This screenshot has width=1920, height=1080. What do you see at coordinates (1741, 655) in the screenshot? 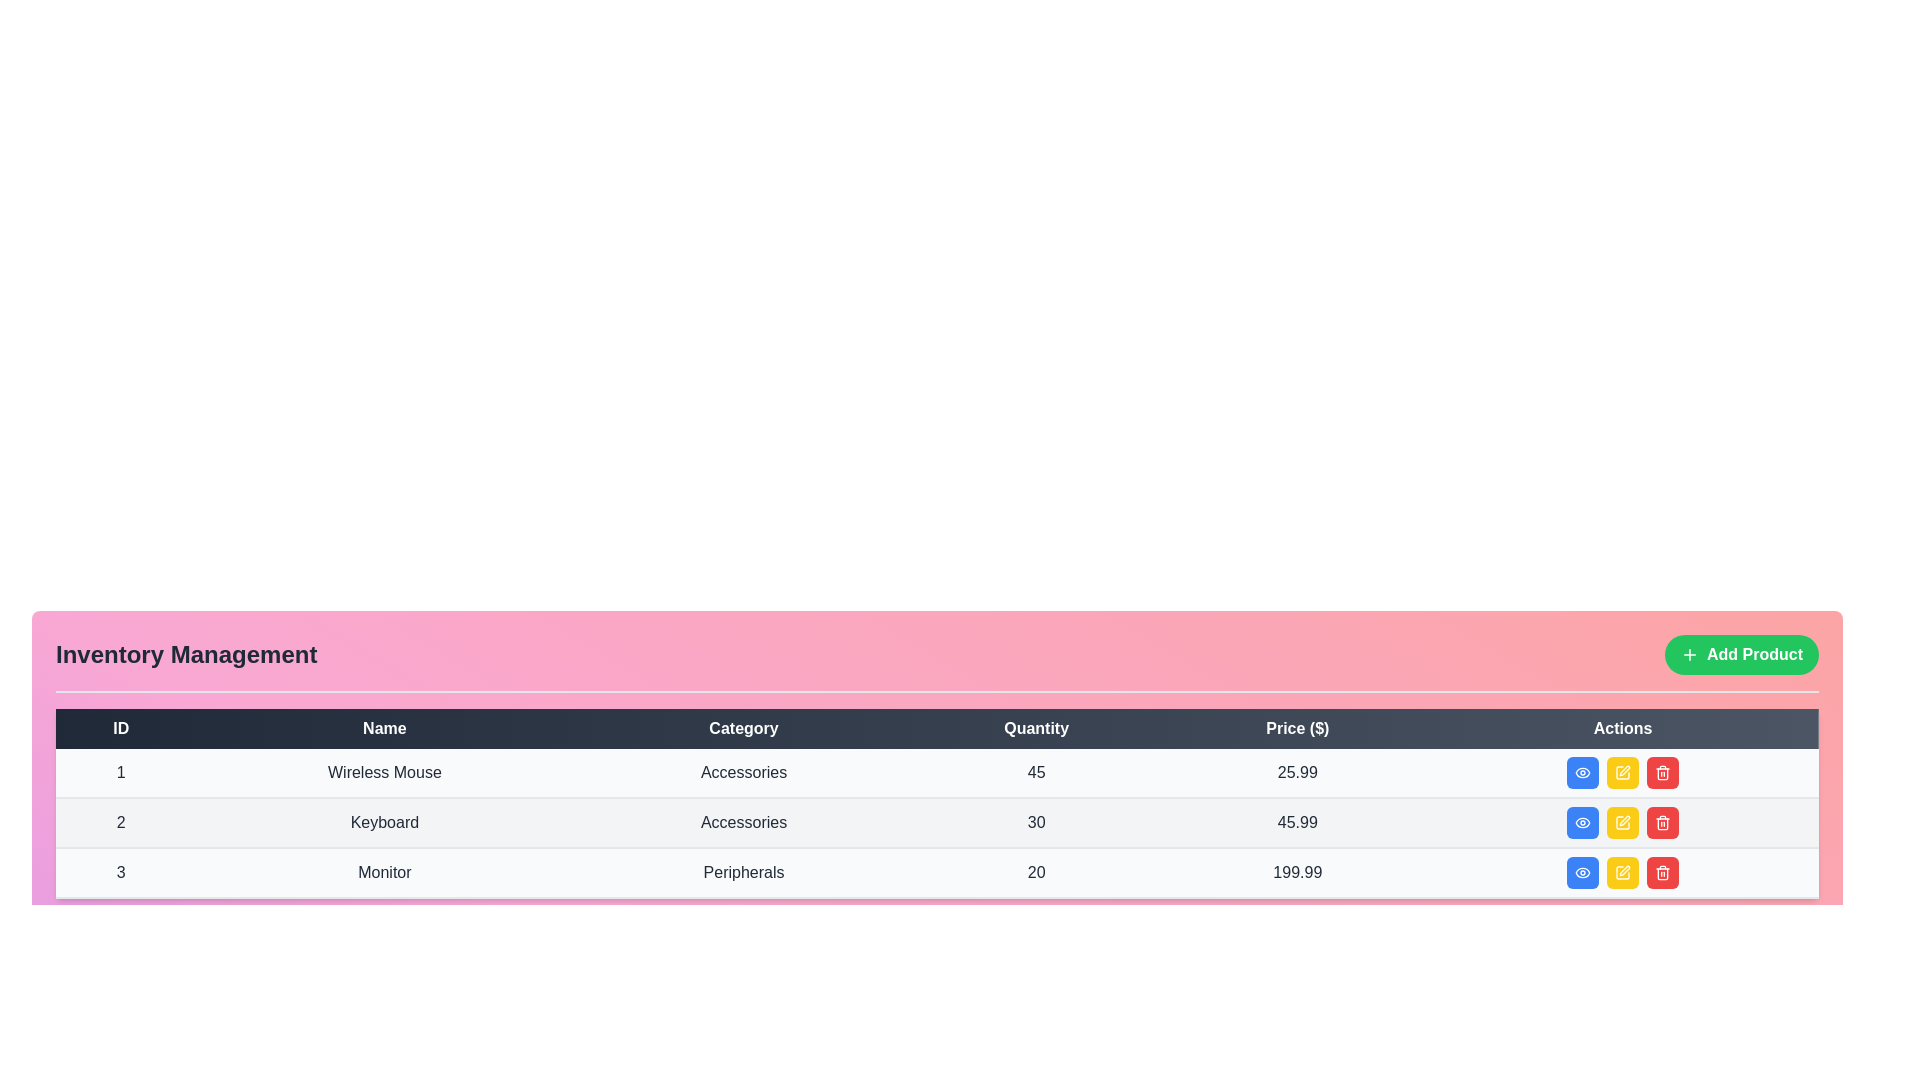
I see `the green 'Add Product' button with rounded edges to initiate the addition of a product` at bounding box center [1741, 655].